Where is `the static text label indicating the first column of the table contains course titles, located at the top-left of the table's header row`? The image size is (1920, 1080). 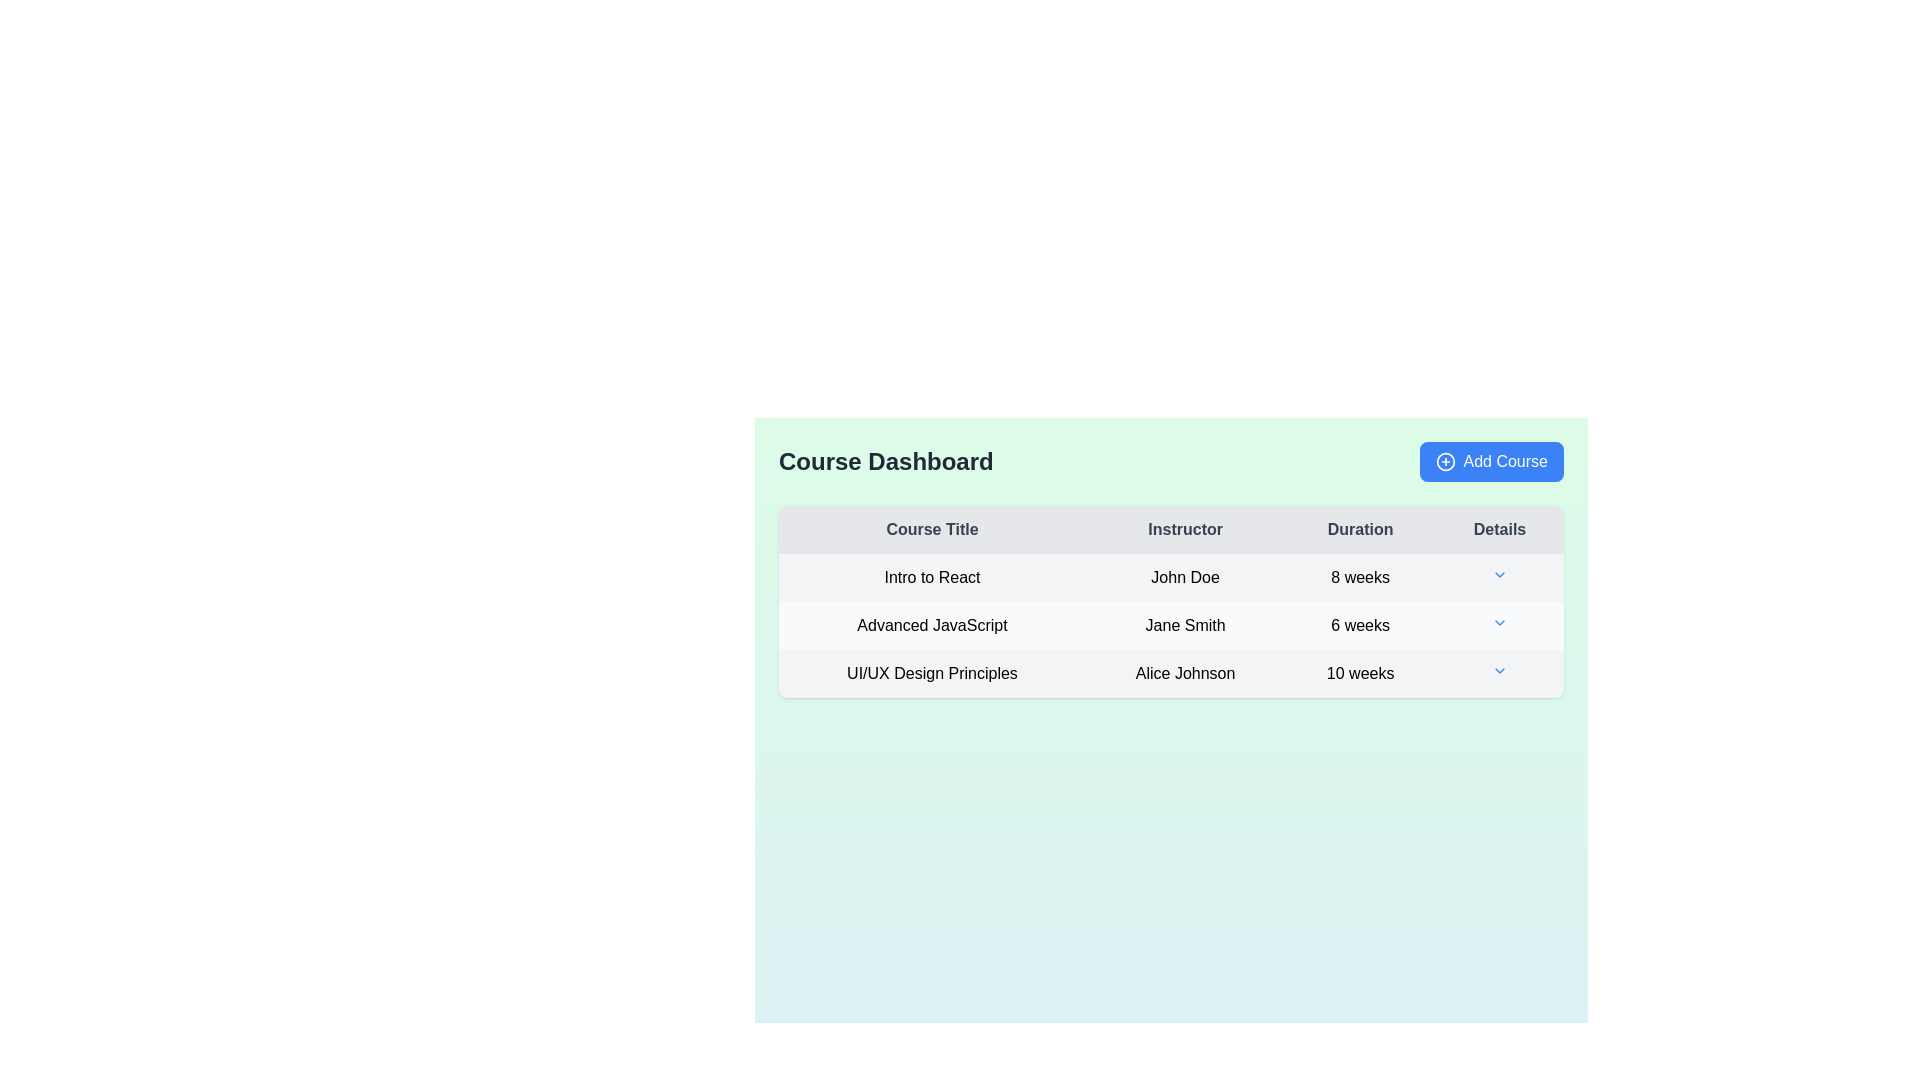 the static text label indicating the first column of the table contains course titles, located at the top-left of the table's header row is located at coordinates (931, 528).